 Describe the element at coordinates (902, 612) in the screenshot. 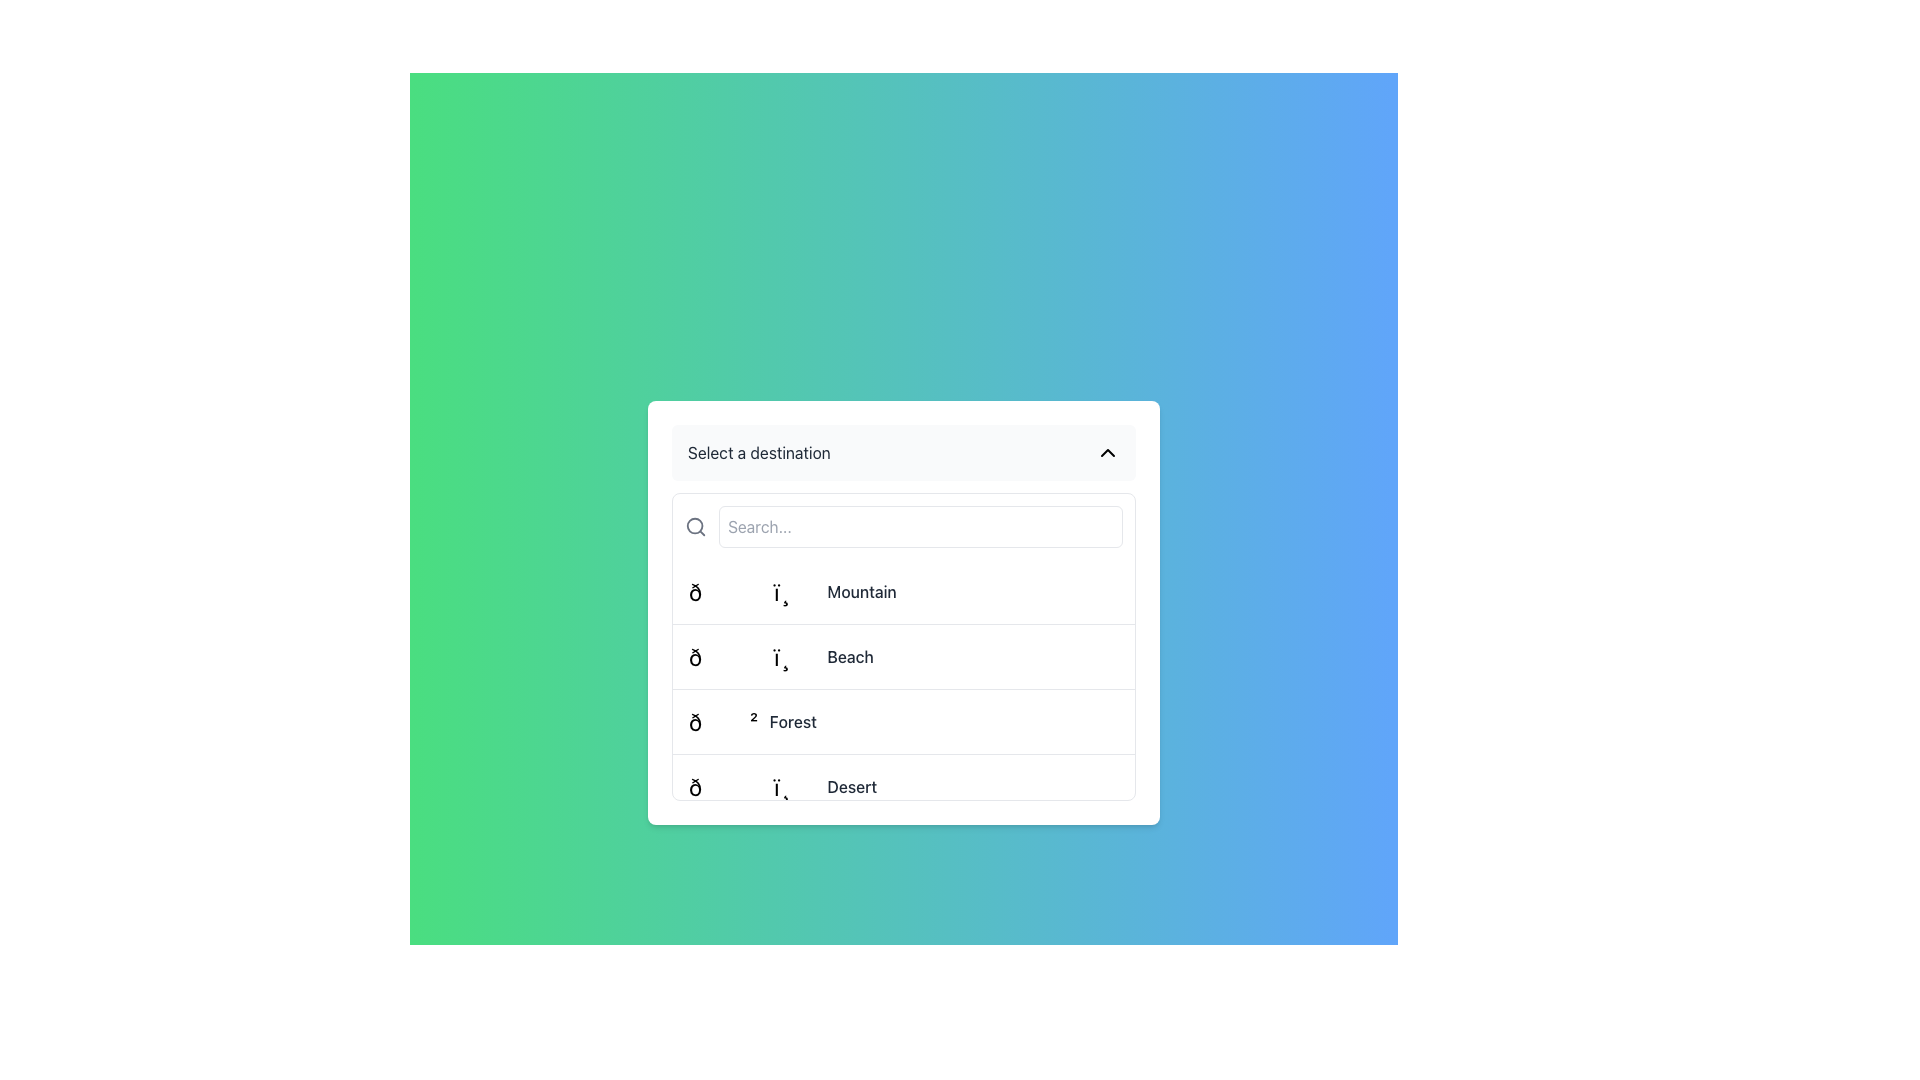

I see `the option in the 'Select a destination' dropdown menu` at that location.